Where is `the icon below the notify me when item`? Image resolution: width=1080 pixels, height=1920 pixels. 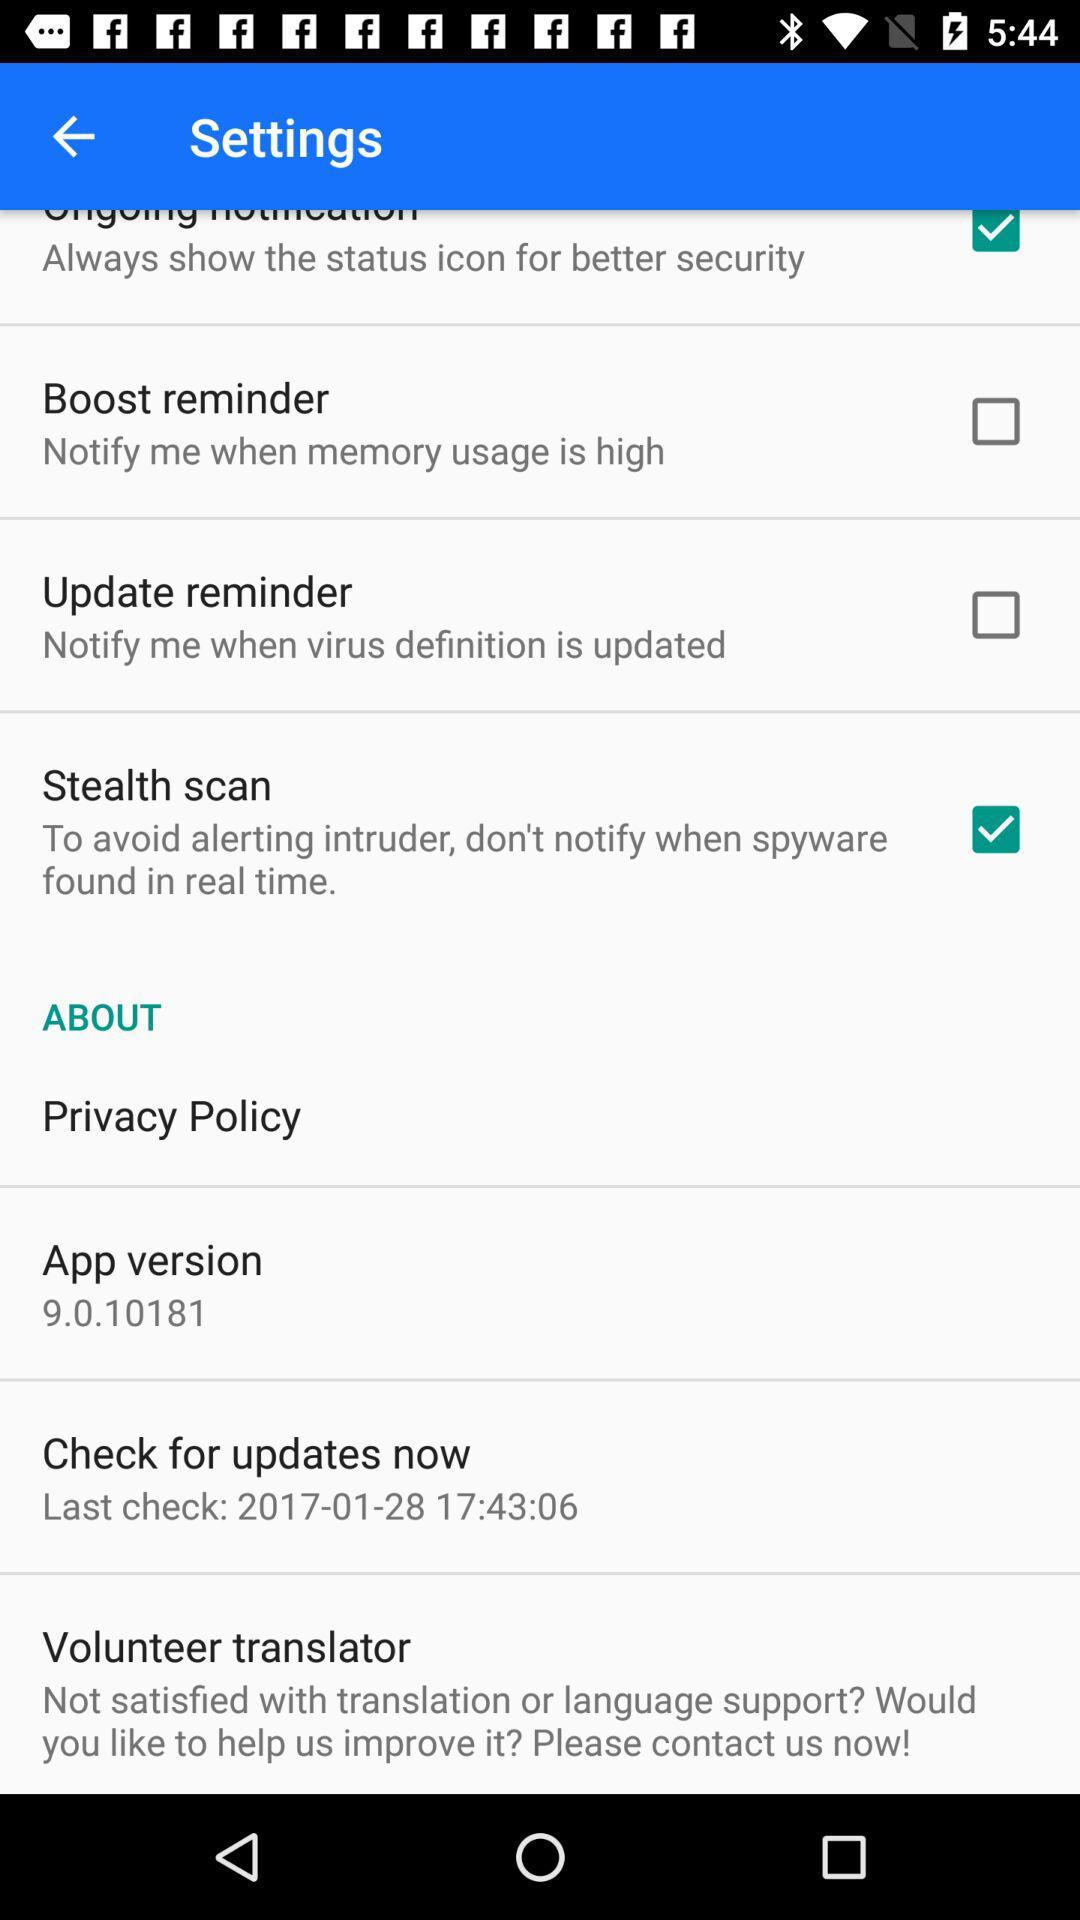 the icon below the notify me when item is located at coordinates (197, 589).